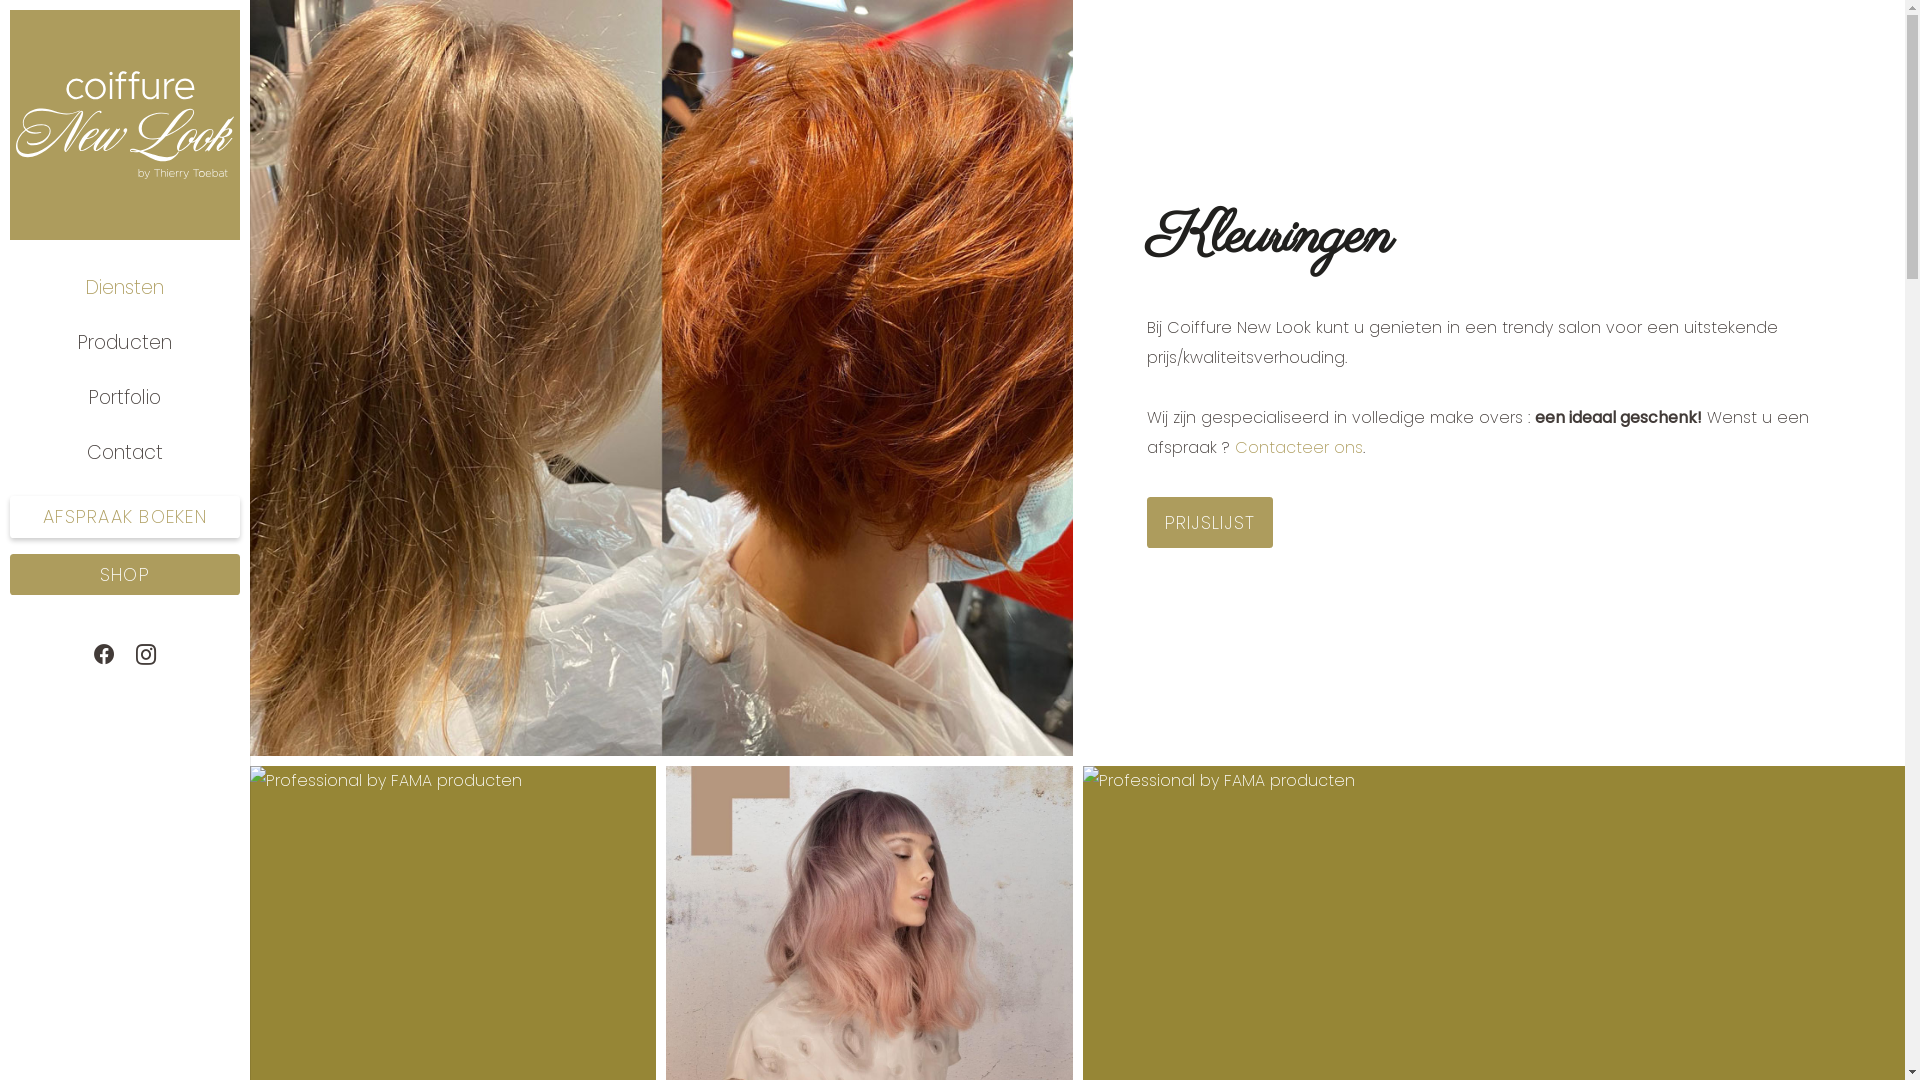 Image resolution: width=1920 pixels, height=1080 pixels. Describe the element at coordinates (123, 574) in the screenshot. I see `'SHOP'` at that location.